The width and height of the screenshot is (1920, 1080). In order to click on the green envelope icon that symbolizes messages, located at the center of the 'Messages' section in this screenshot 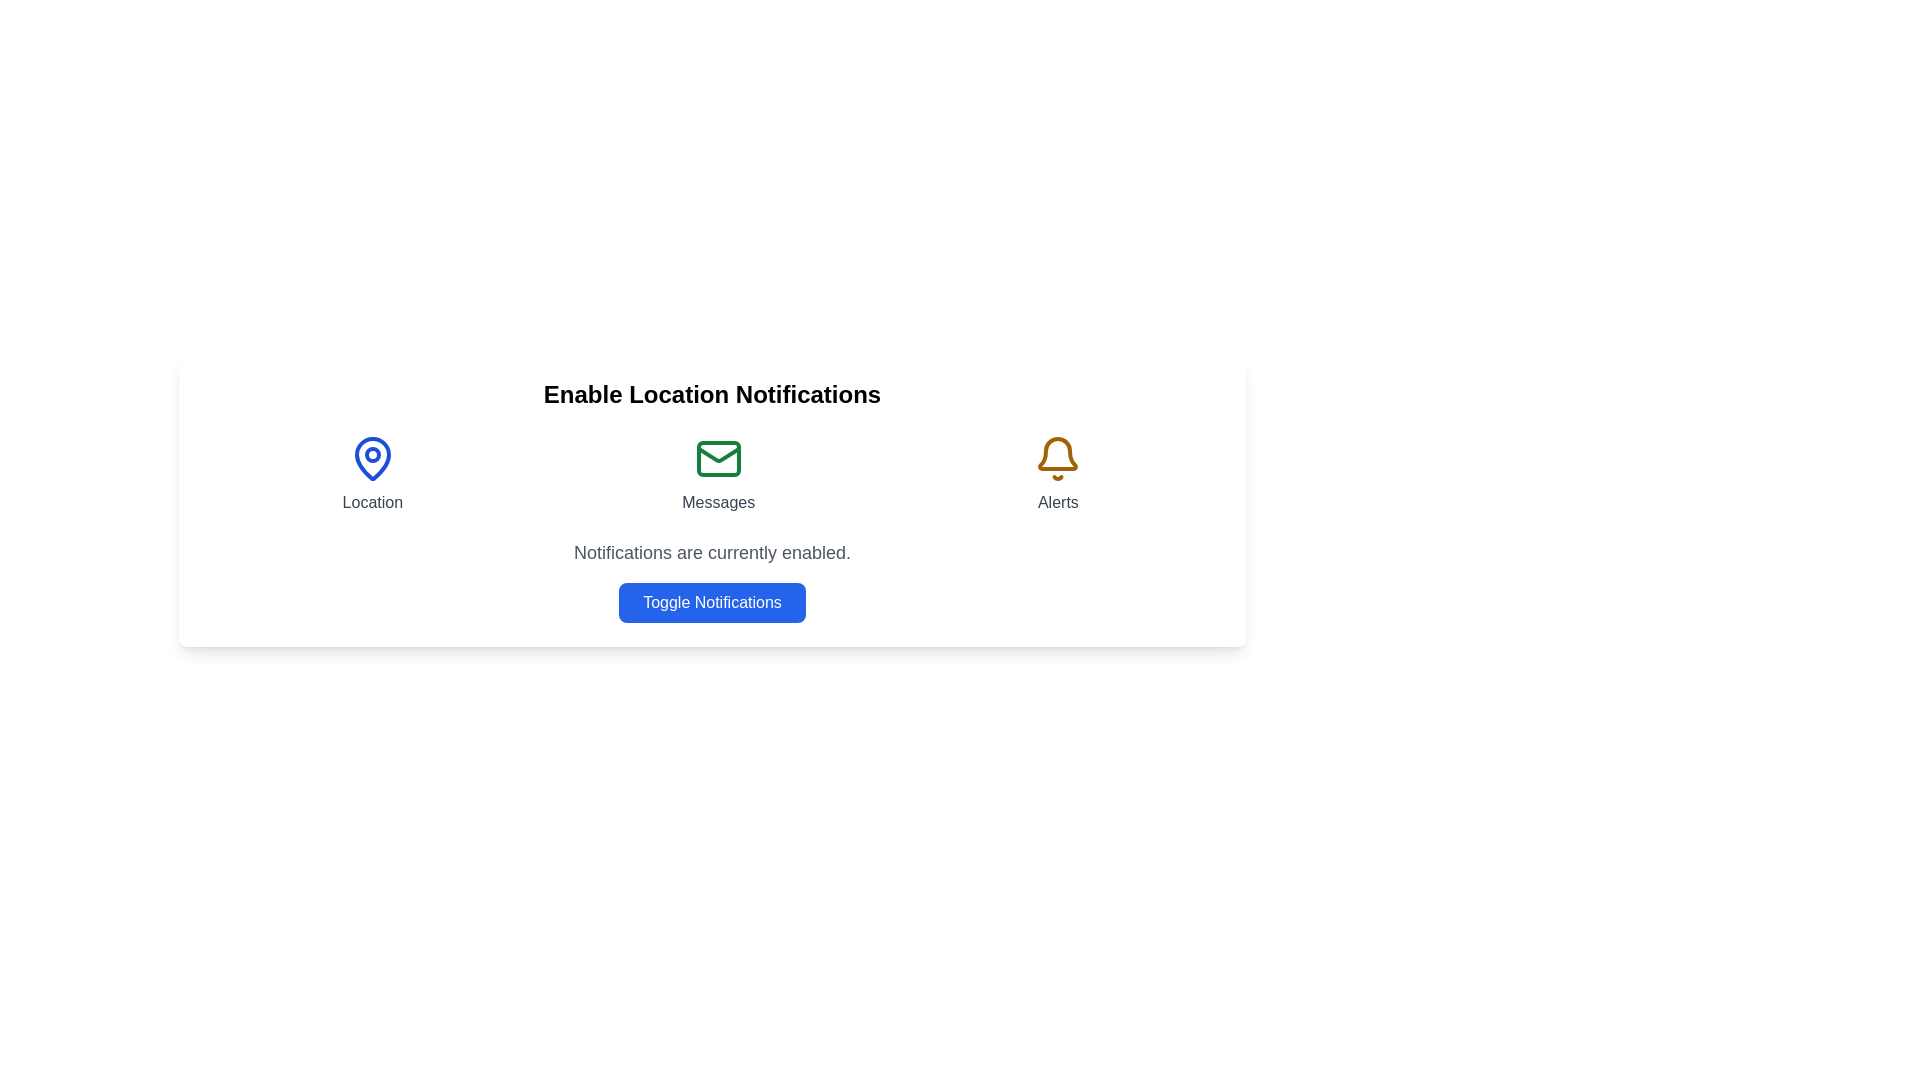, I will do `click(718, 459)`.